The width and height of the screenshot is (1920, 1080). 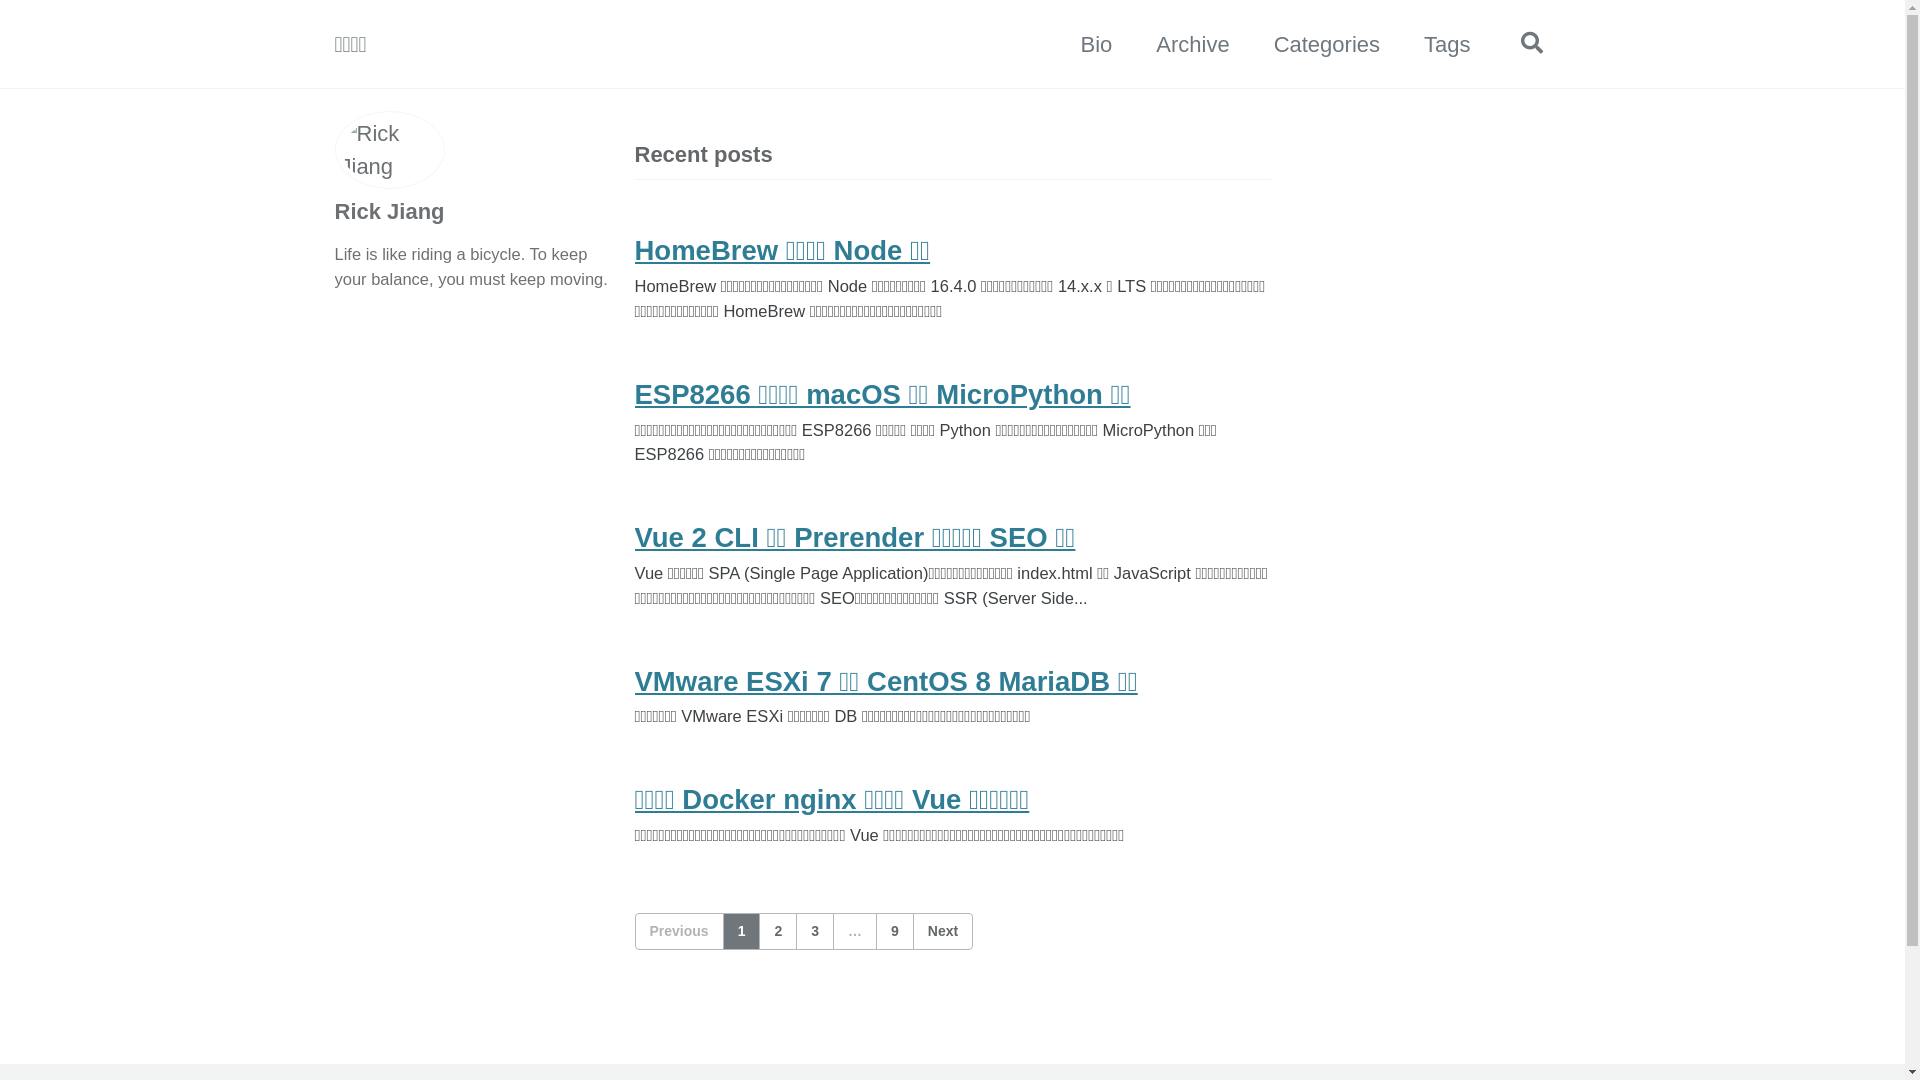 I want to click on '3', so click(x=815, y=931).